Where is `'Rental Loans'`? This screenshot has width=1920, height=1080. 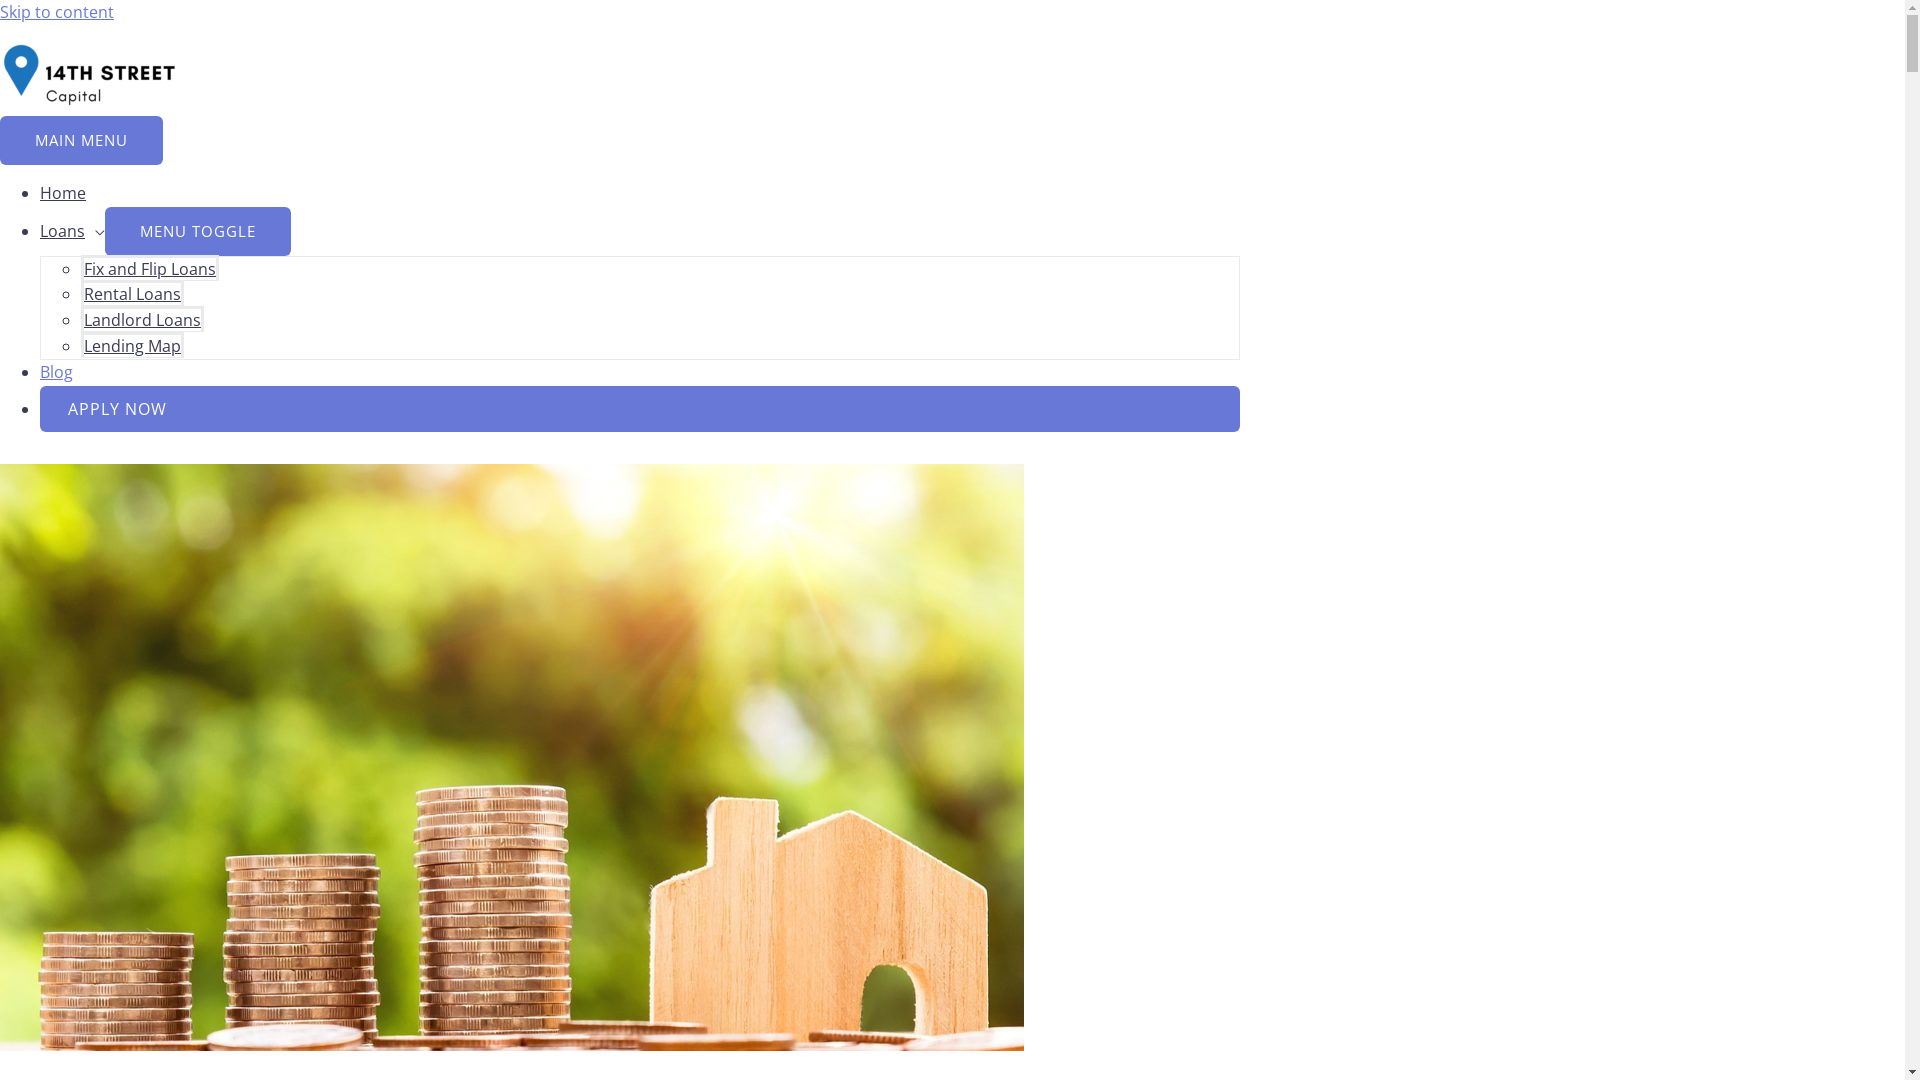 'Rental Loans' is located at coordinates (131, 293).